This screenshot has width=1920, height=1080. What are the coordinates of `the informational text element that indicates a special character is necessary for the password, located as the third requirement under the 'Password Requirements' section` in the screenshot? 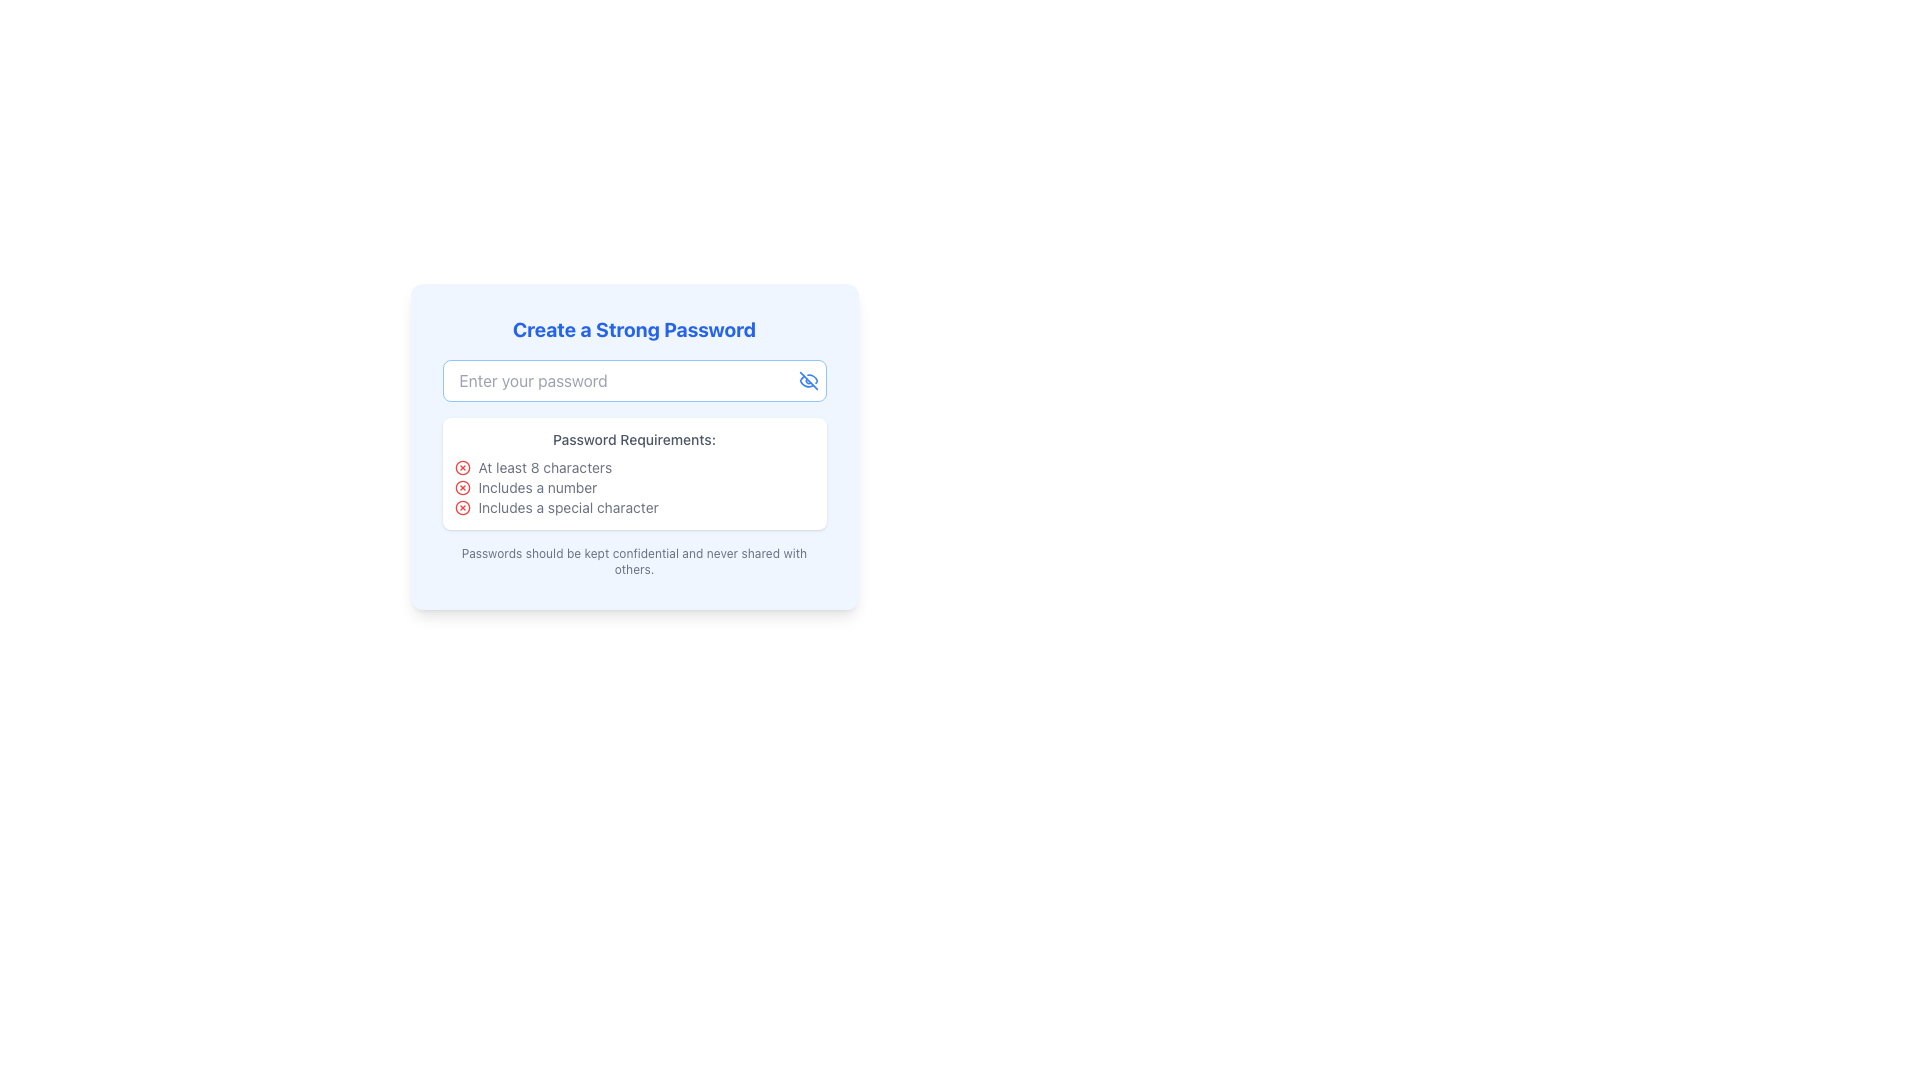 It's located at (633, 507).